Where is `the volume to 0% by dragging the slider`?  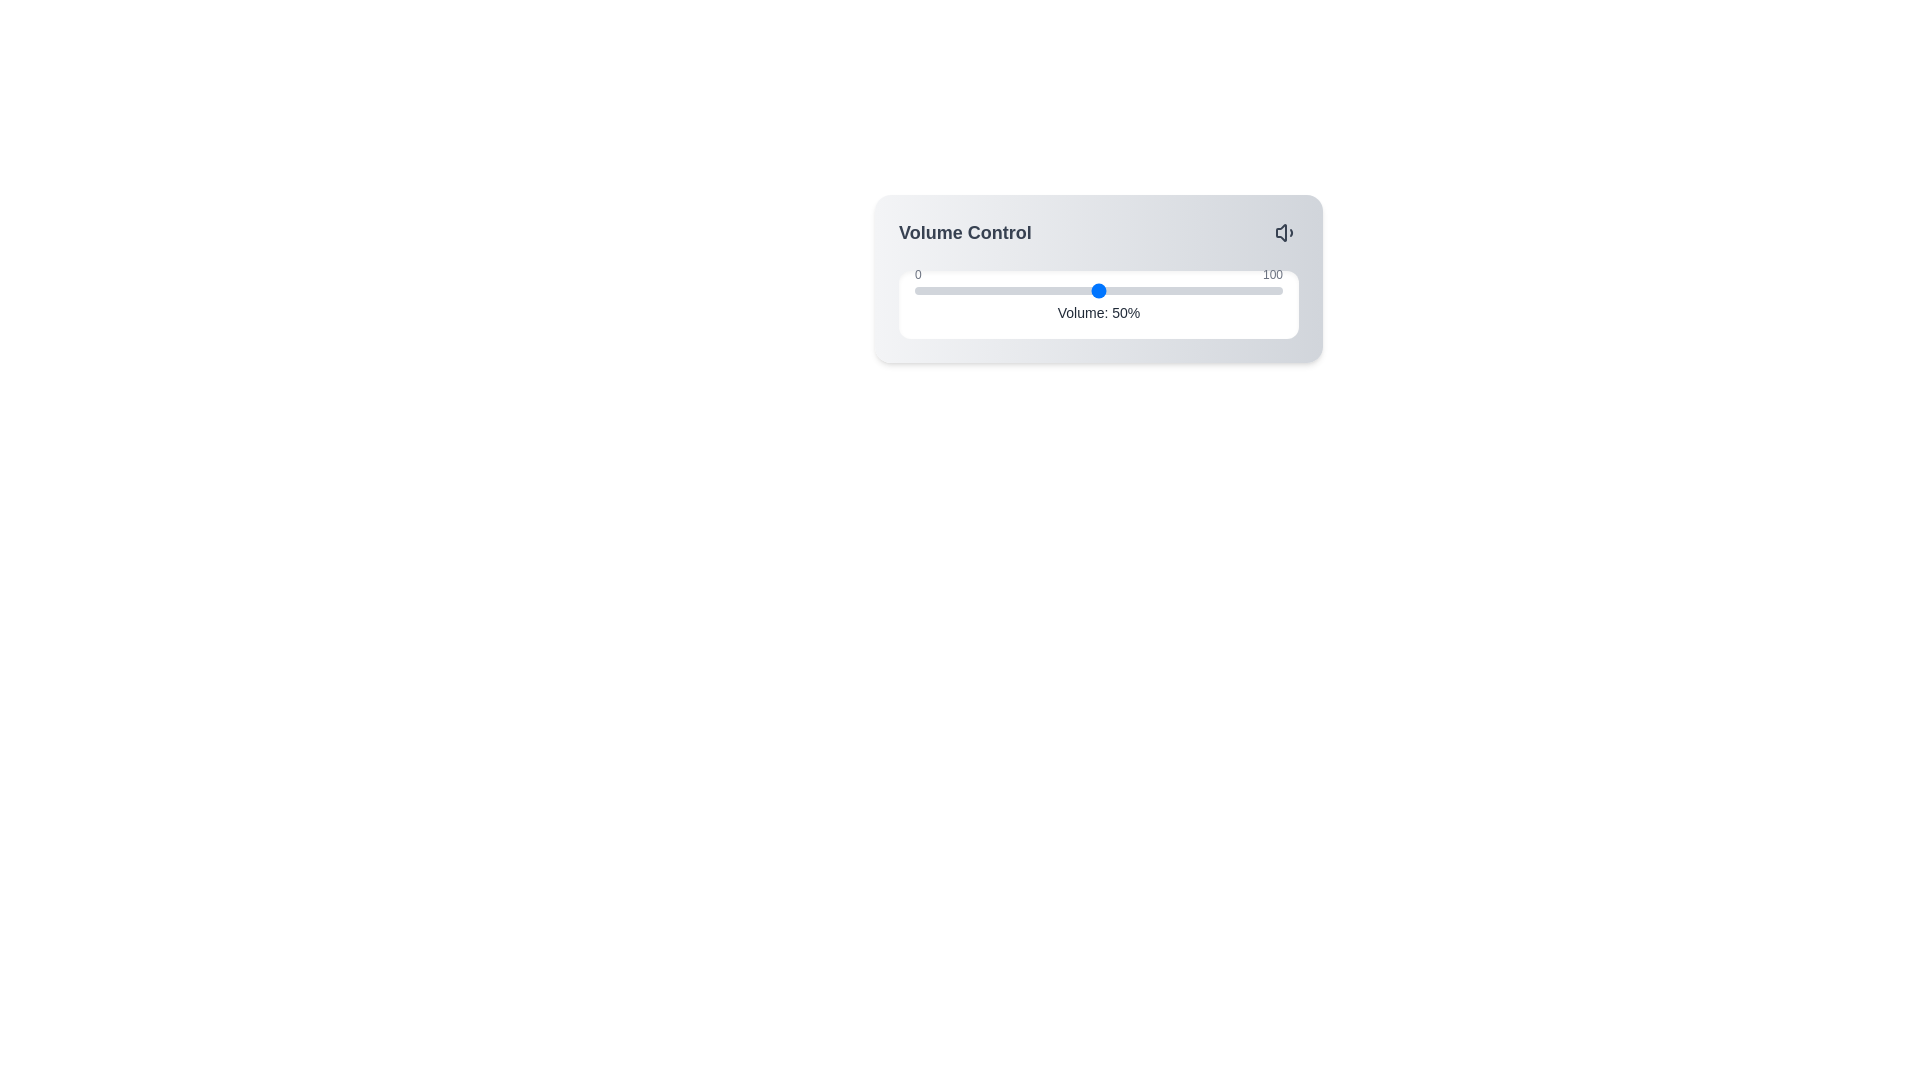 the volume to 0% by dragging the slider is located at coordinates (914, 290).